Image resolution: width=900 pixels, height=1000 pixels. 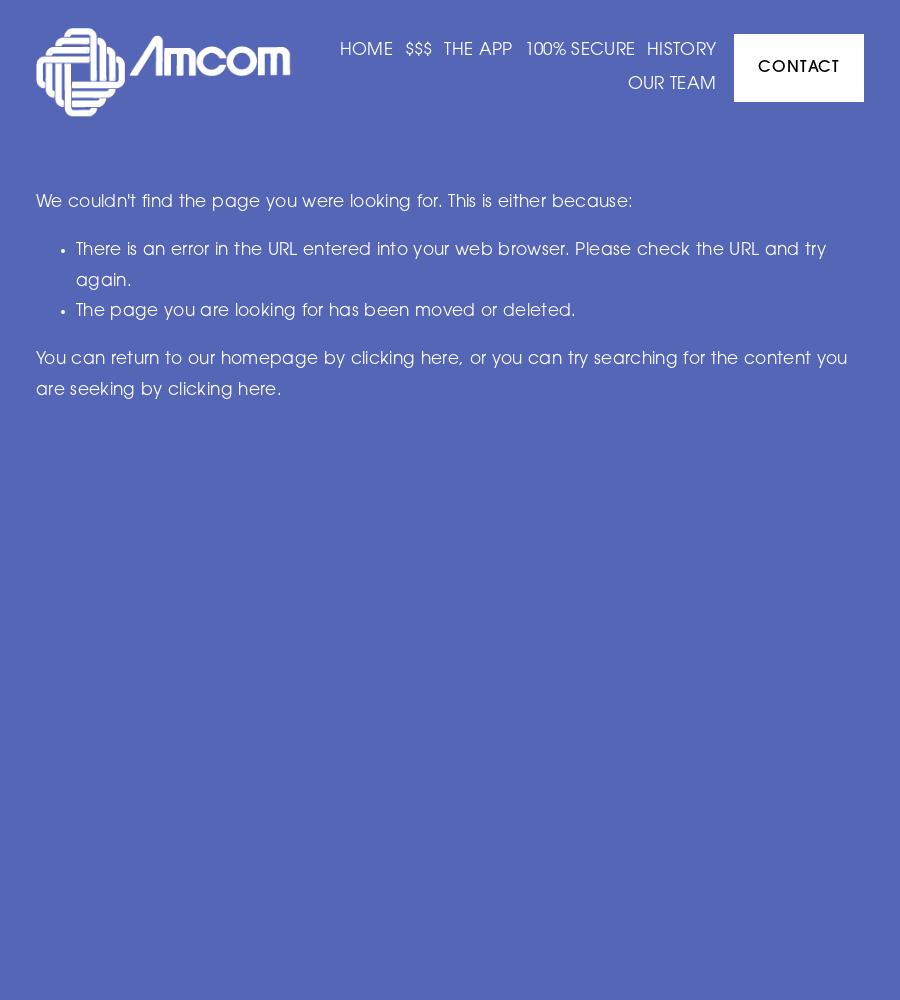 What do you see at coordinates (277, 389) in the screenshot?
I see `'.'` at bounding box center [277, 389].